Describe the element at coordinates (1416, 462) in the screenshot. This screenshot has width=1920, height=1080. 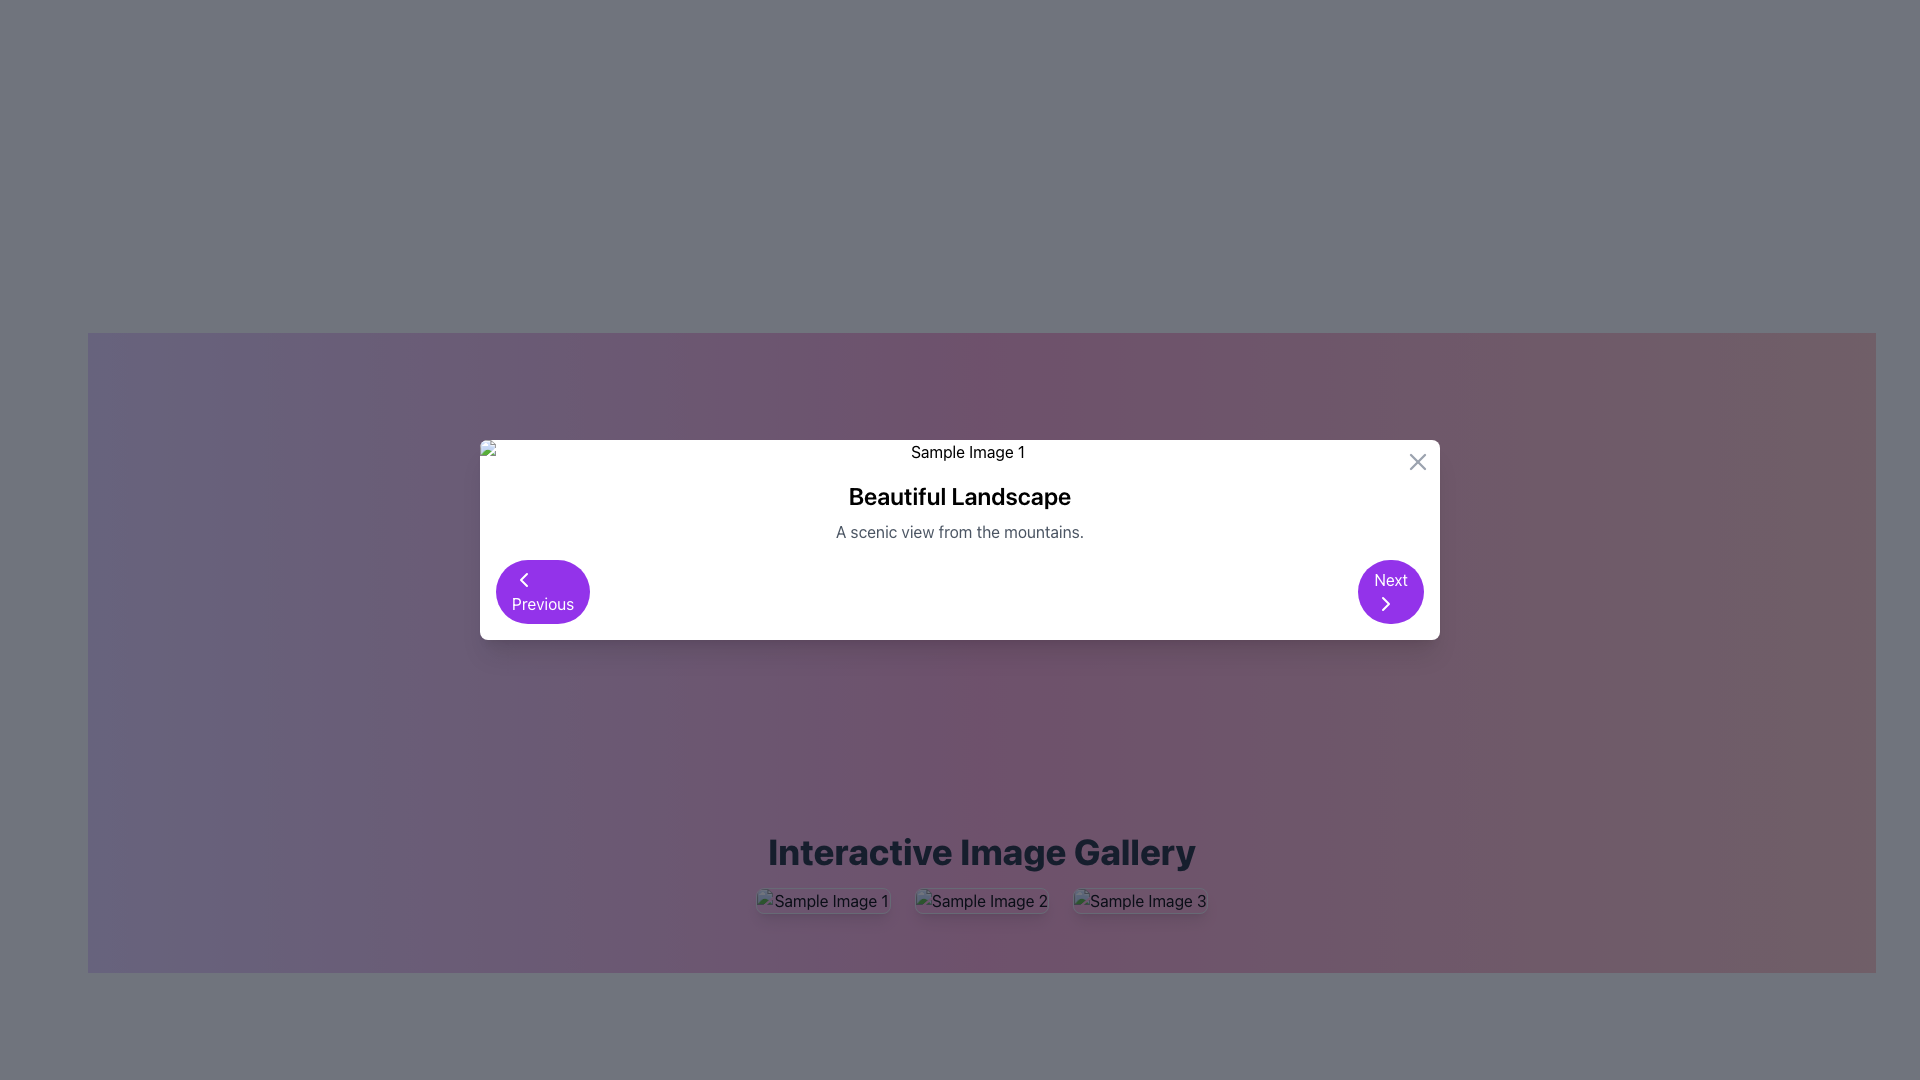
I see `the close icon represented by a diagonal cross symbol located at the top-right corner of the modal window` at that location.